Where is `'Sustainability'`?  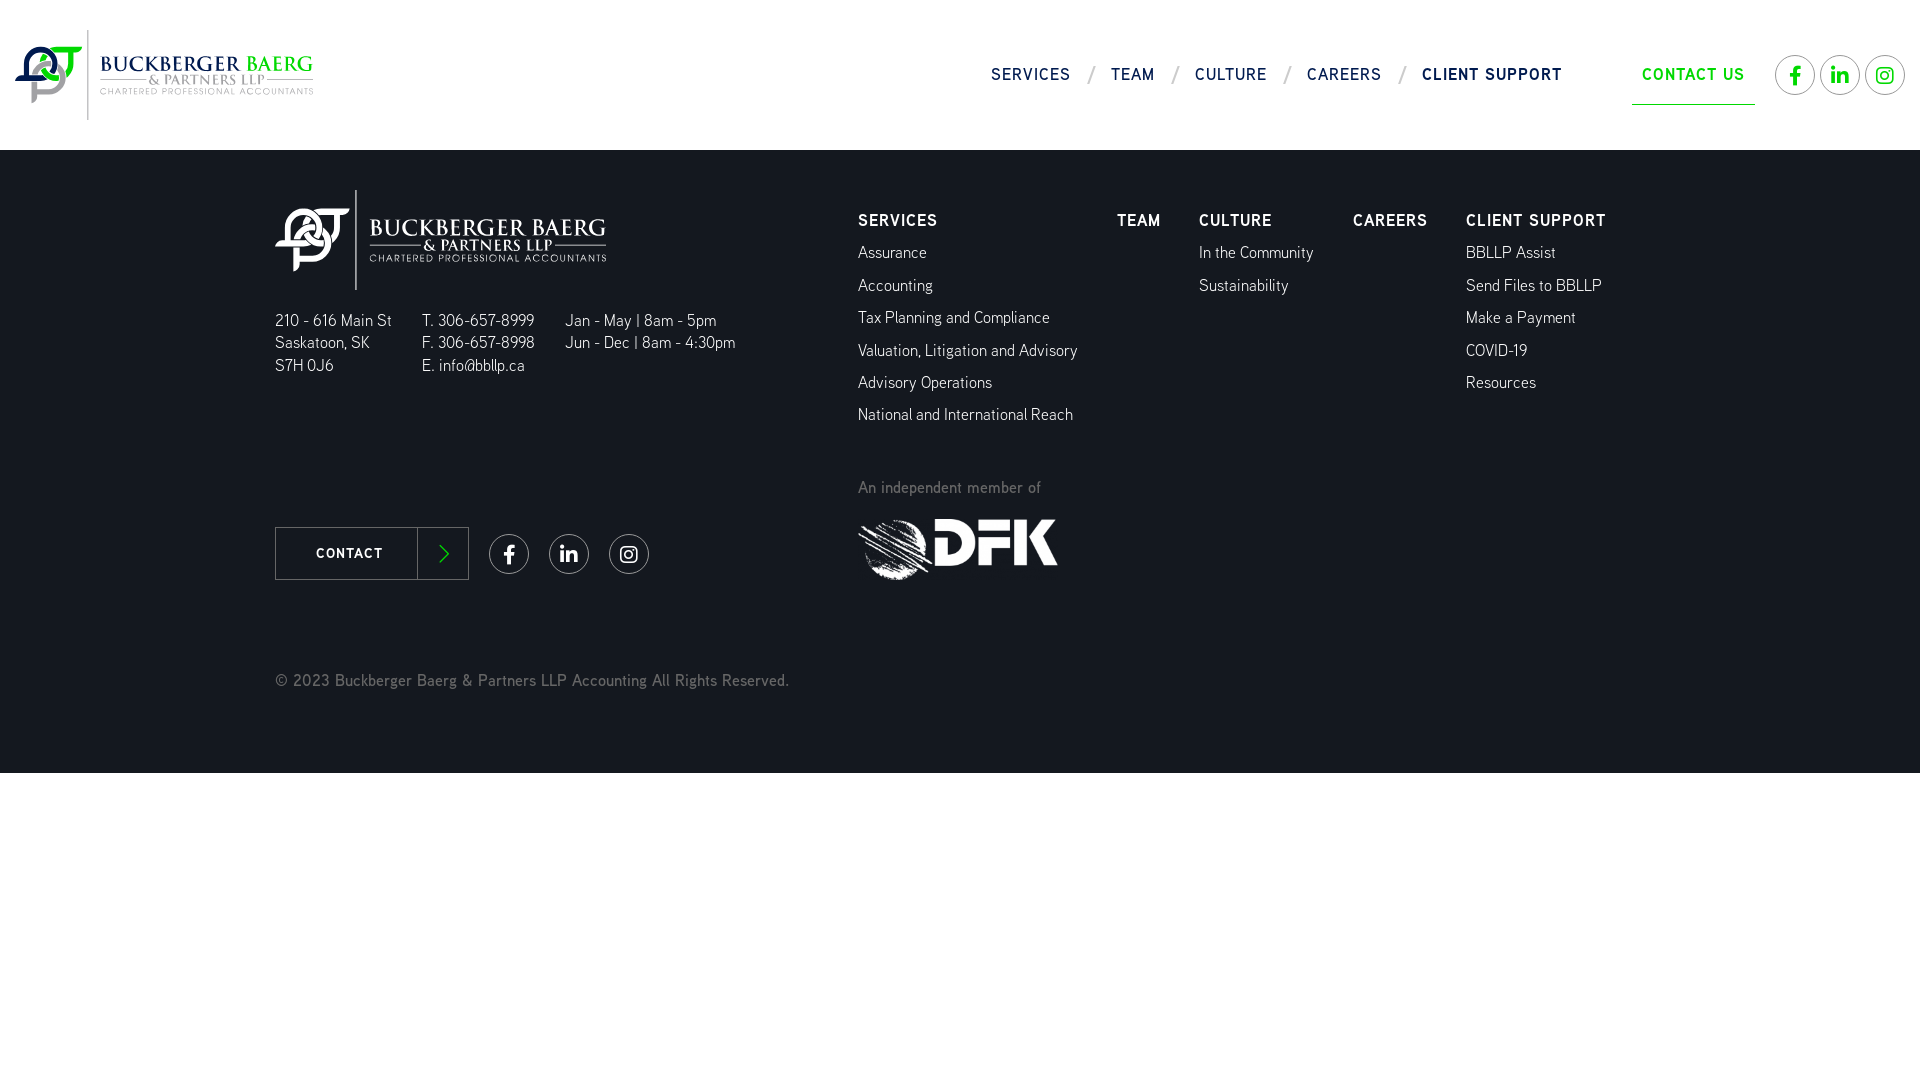
'Sustainability' is located at coordinates (1242, 285).